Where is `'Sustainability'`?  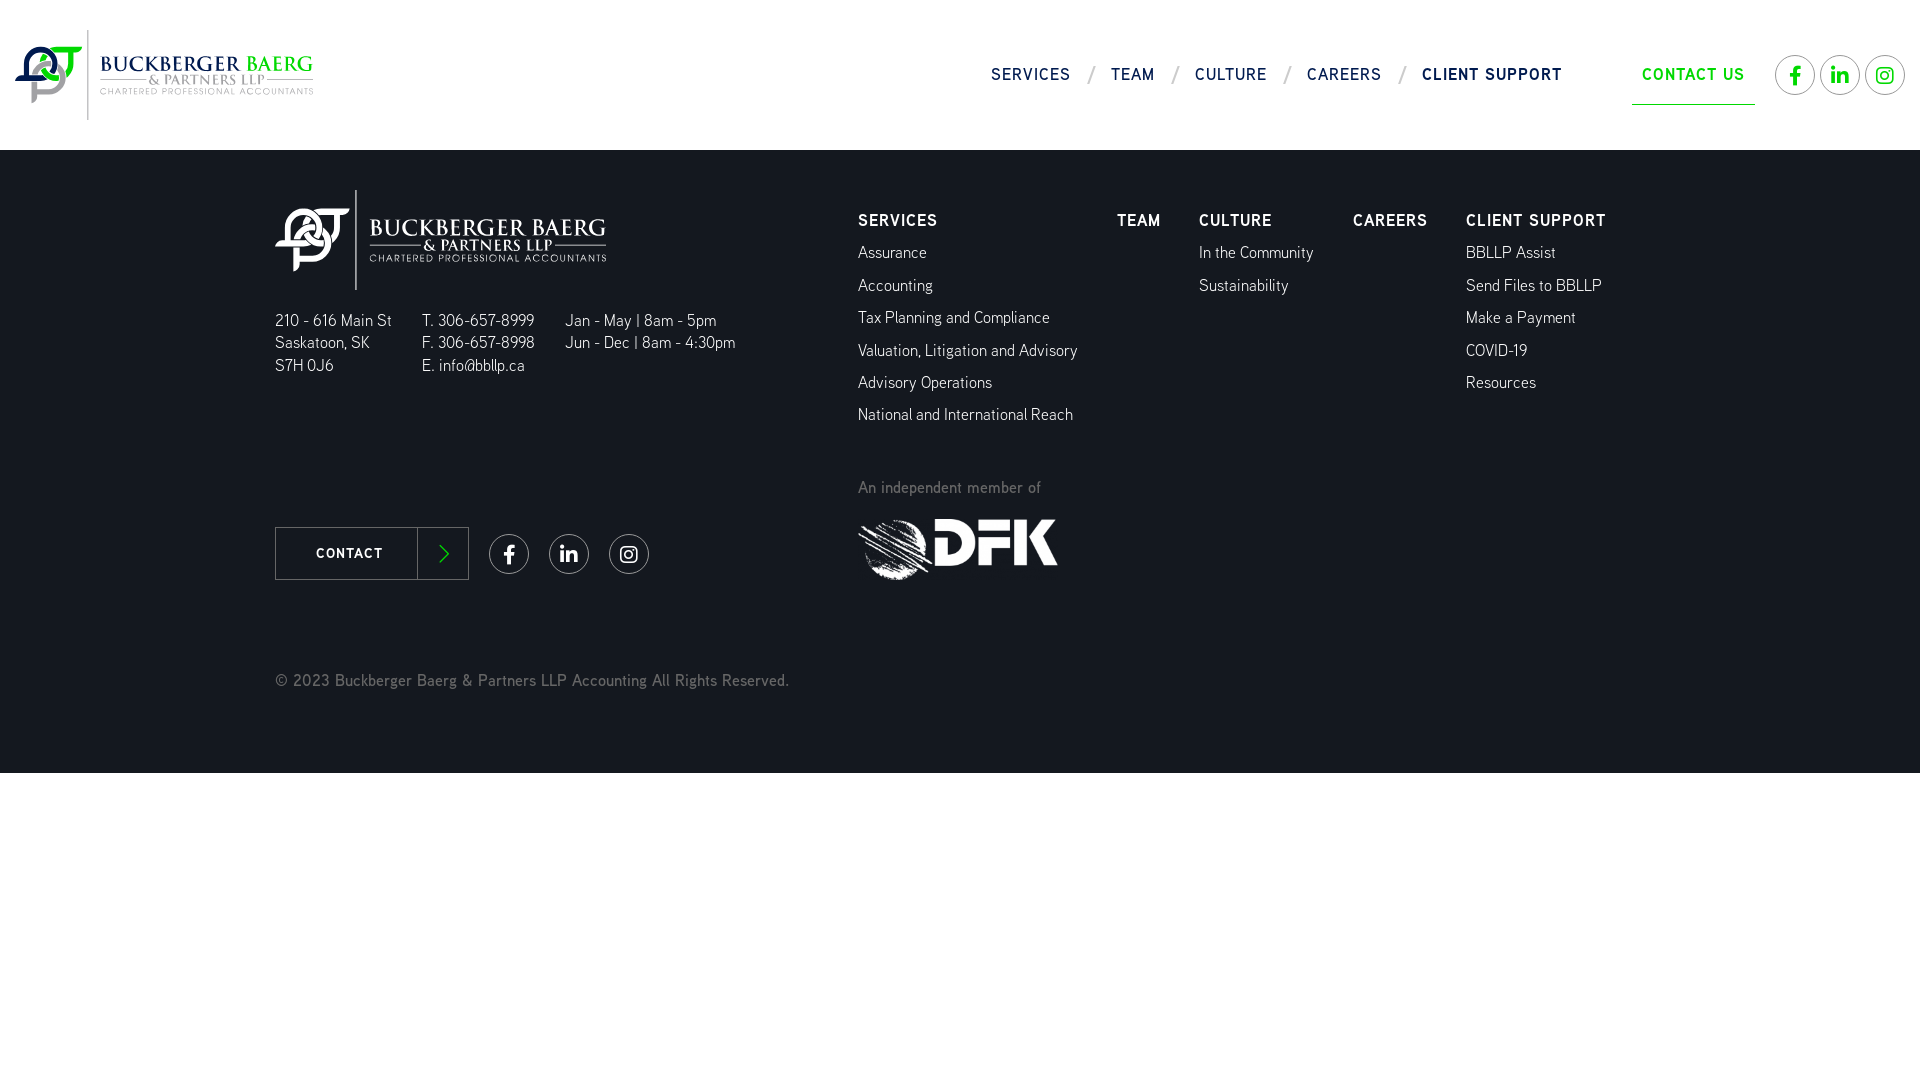
'Sustainability' is located at coordinates (1242, 285).